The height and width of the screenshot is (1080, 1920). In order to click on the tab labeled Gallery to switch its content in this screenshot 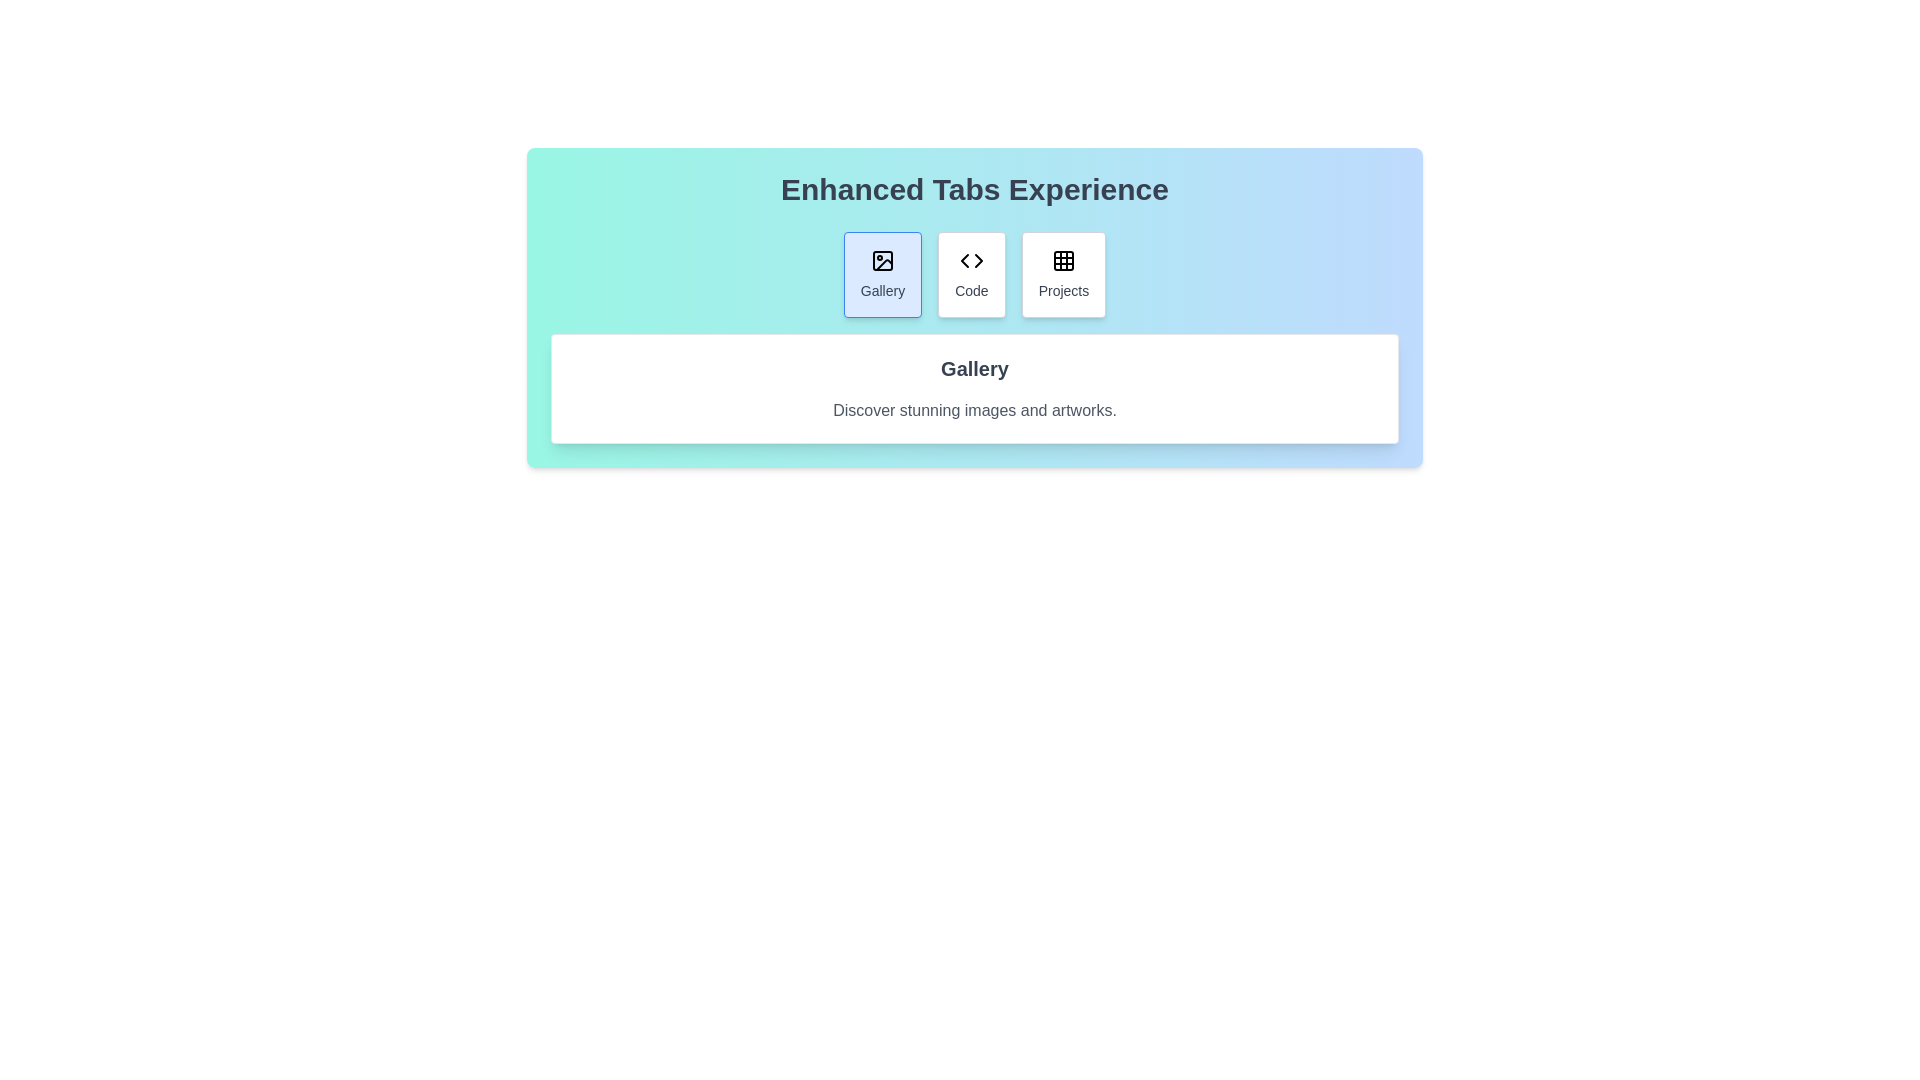, I will do `click(882, 274)`.